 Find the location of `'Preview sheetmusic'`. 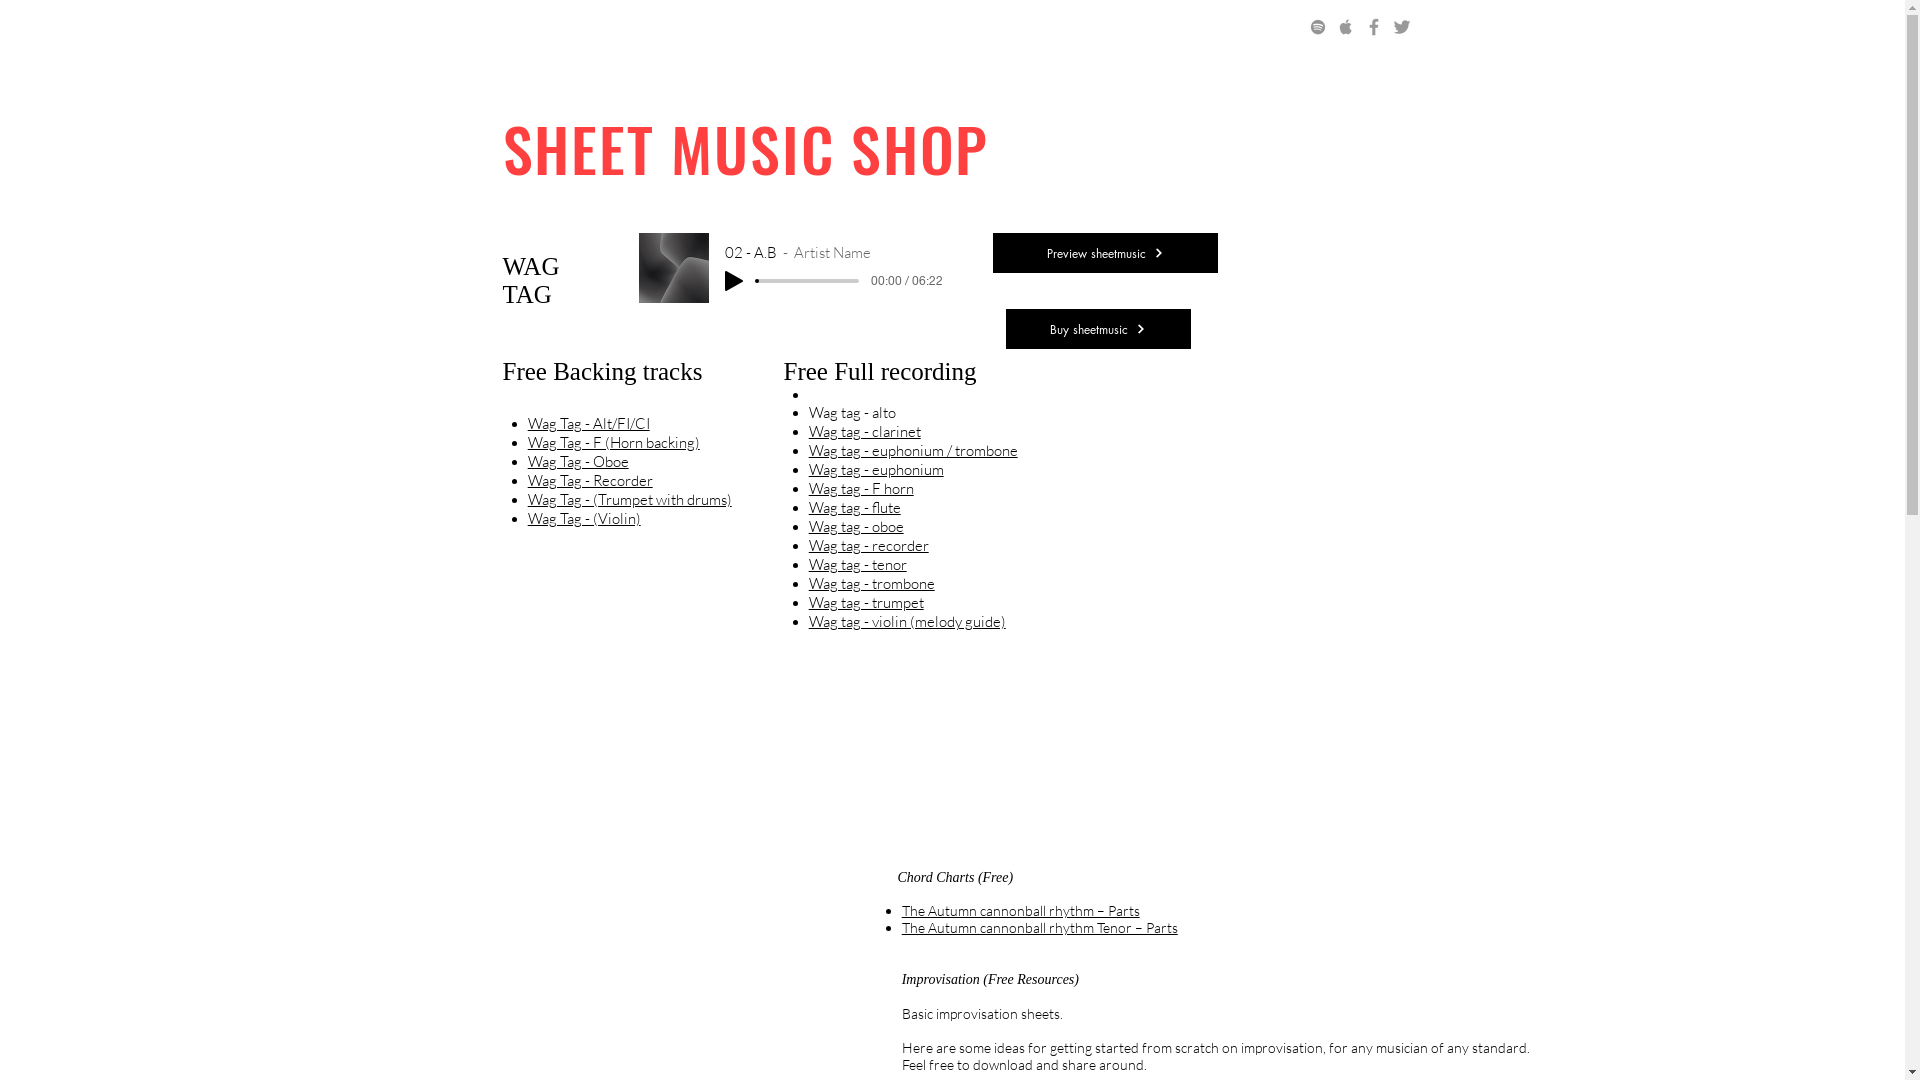

'Preview sheetmusic' is located at coordinates (992, 252).